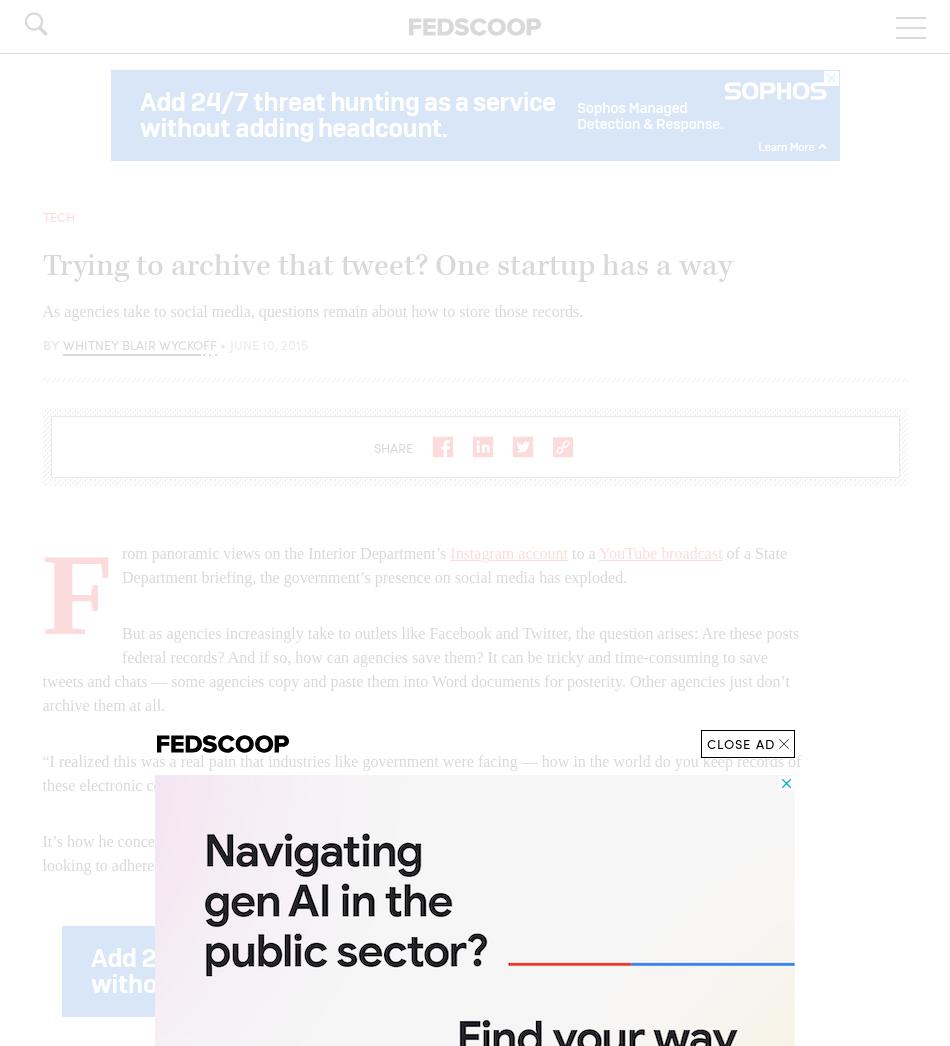 This screenshot has width=950, height=1046. What do you see at coordinates (138, 342) in the screenshot?
I see `'Whitney Blair Wyckoff'` at bounding box center [138, 342].